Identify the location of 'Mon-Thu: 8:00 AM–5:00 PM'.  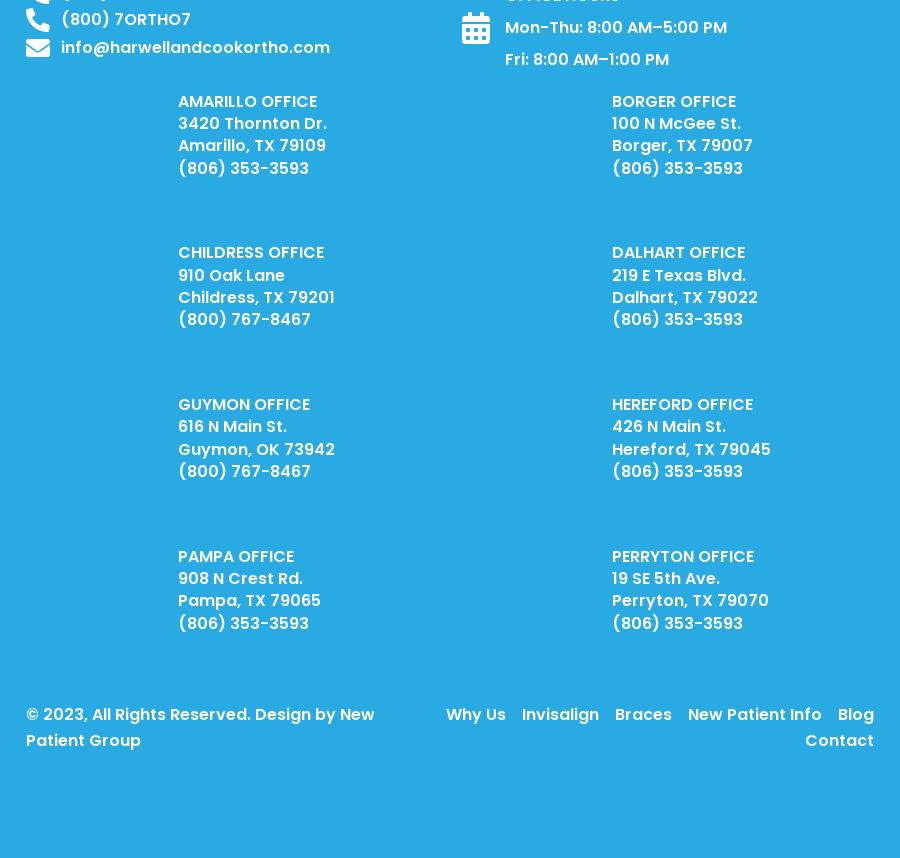
(614, 26).